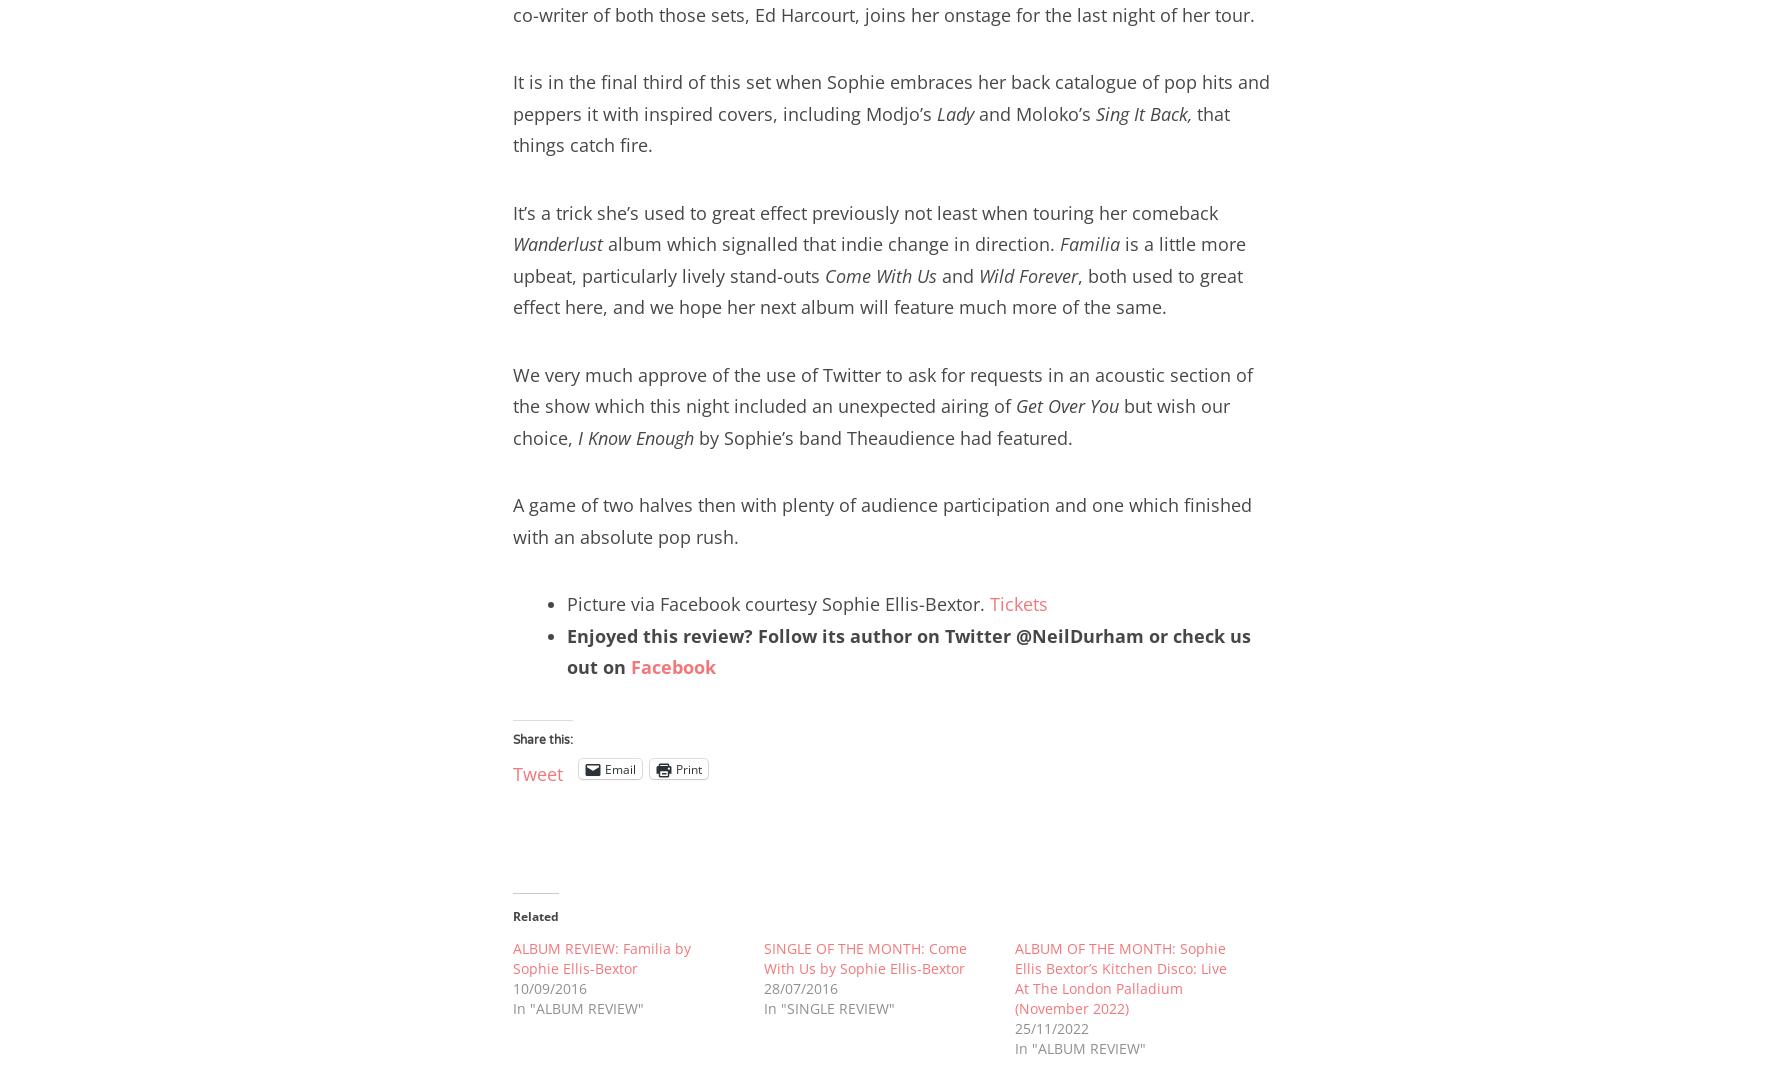 Image resolution: width=1786 pixels, height=1071 pixels. What do you see at coordinates (881, 389) in the screenshot?
I see `'We very much approve of the use of Twitter to ask for requests in an acoustic section of the show which this night included an unexpected airing of'` at bounding box center [881, 389].